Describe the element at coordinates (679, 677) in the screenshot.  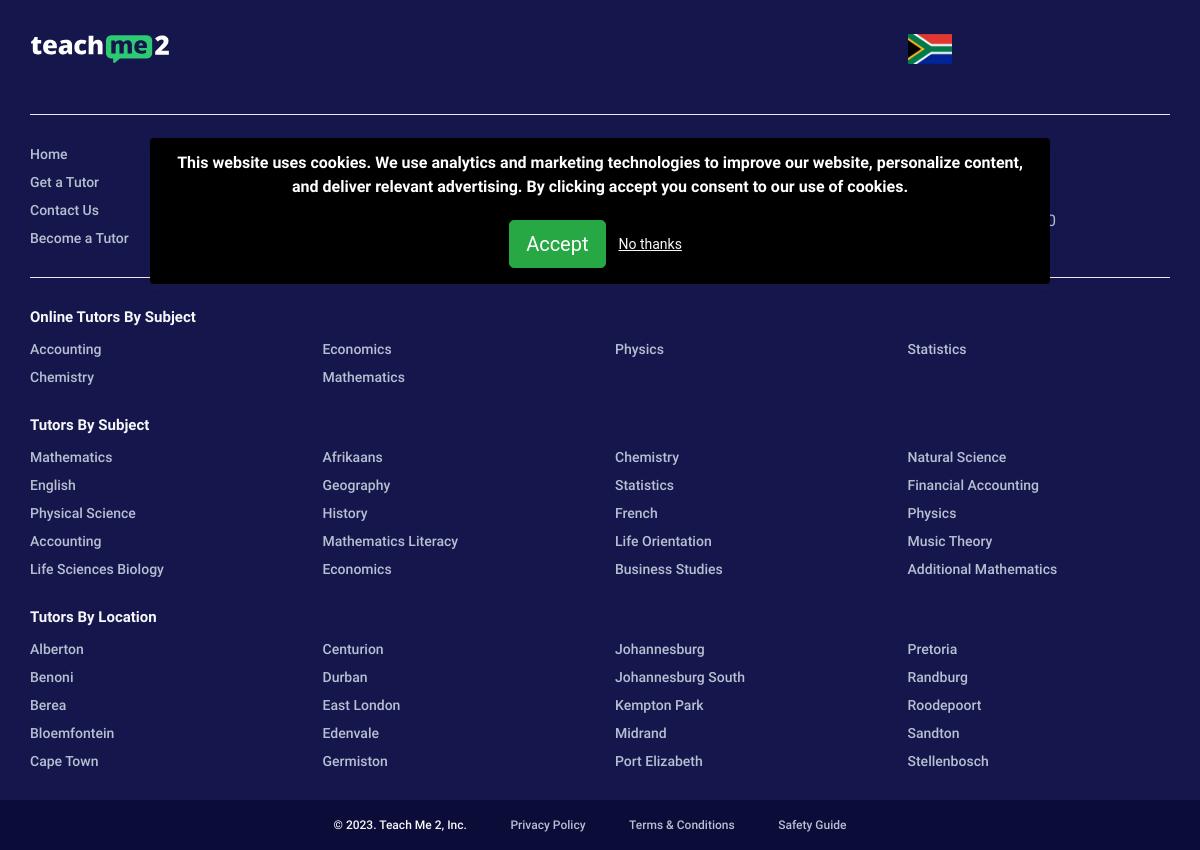
I see `'Johannesburg South'` at that location.